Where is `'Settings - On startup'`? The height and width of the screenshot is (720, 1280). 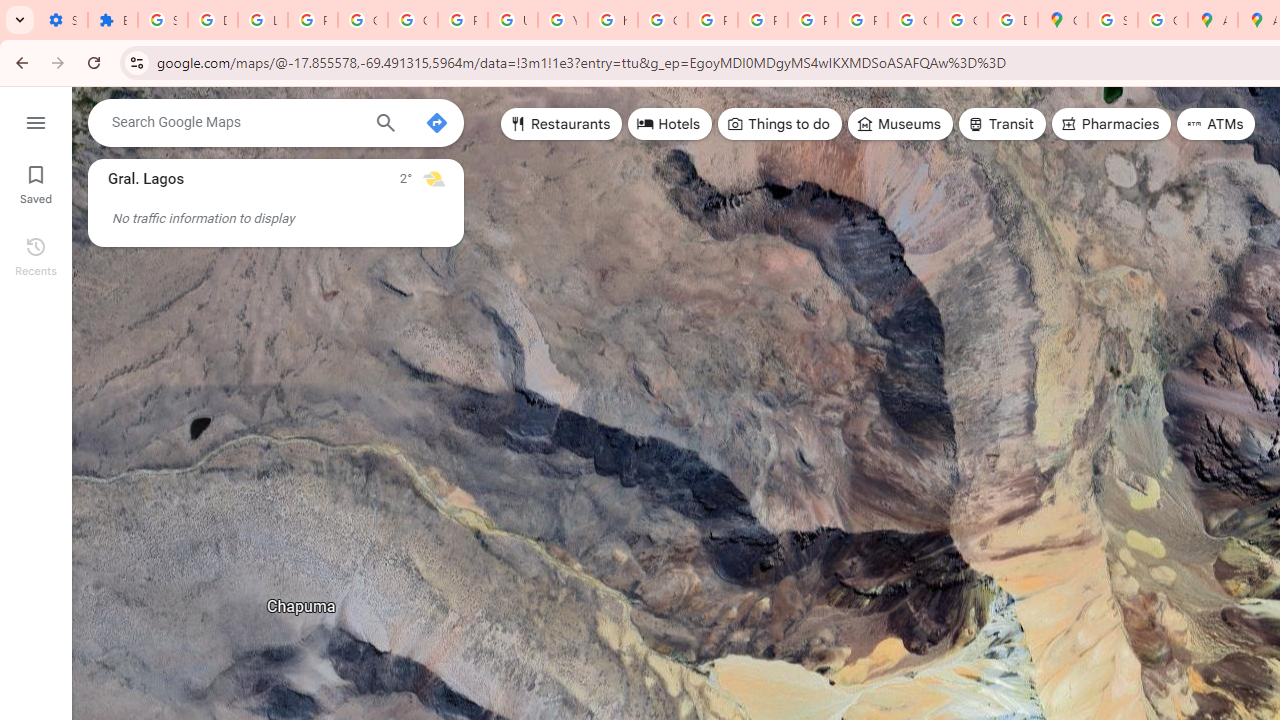
'Settings - On startup' is located at coordinates (62, 20).